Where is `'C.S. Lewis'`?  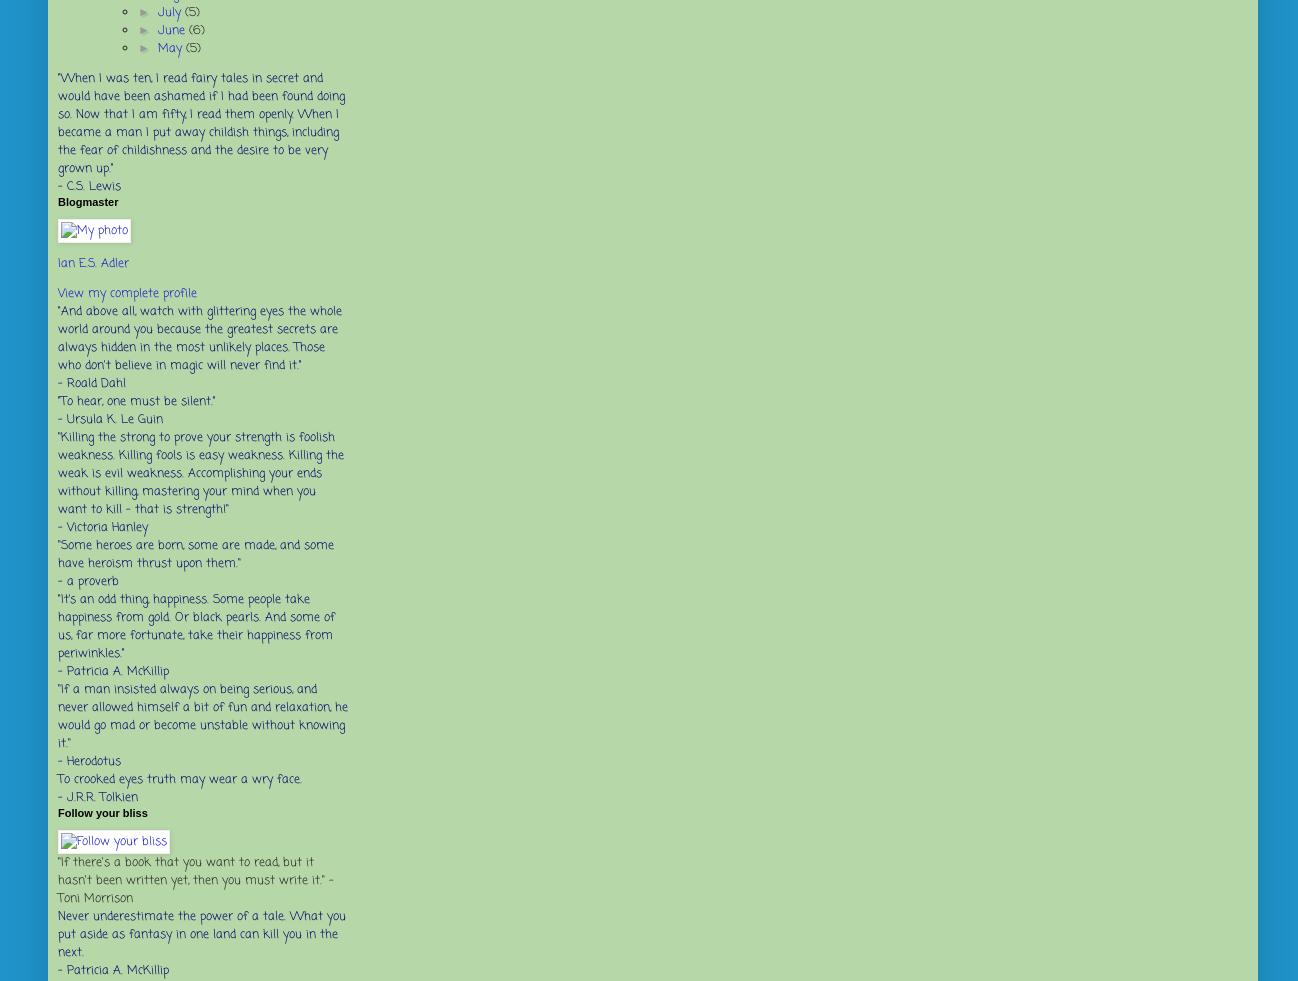
'C.S. Lewis' is located at coordinates (93, 185).